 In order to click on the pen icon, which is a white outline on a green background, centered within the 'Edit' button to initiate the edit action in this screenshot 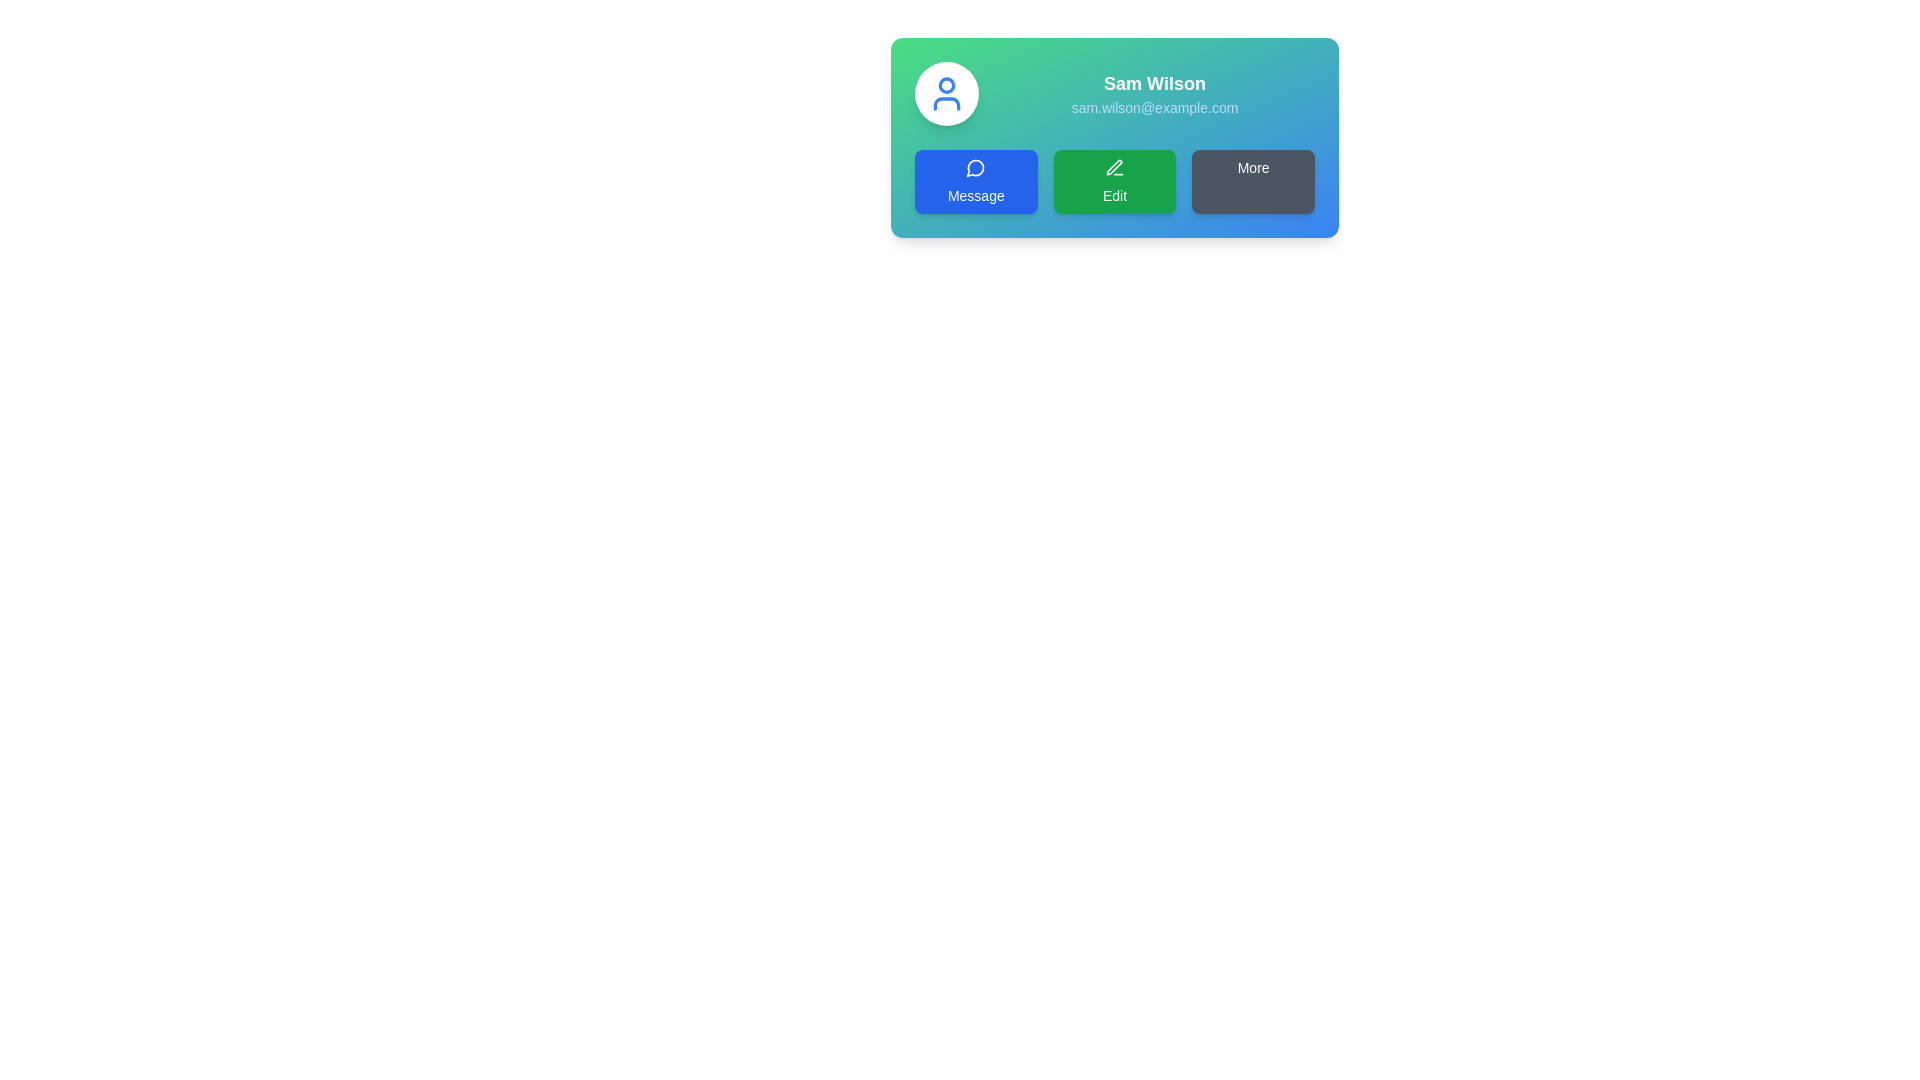, I will do `click(1113, 167)`.